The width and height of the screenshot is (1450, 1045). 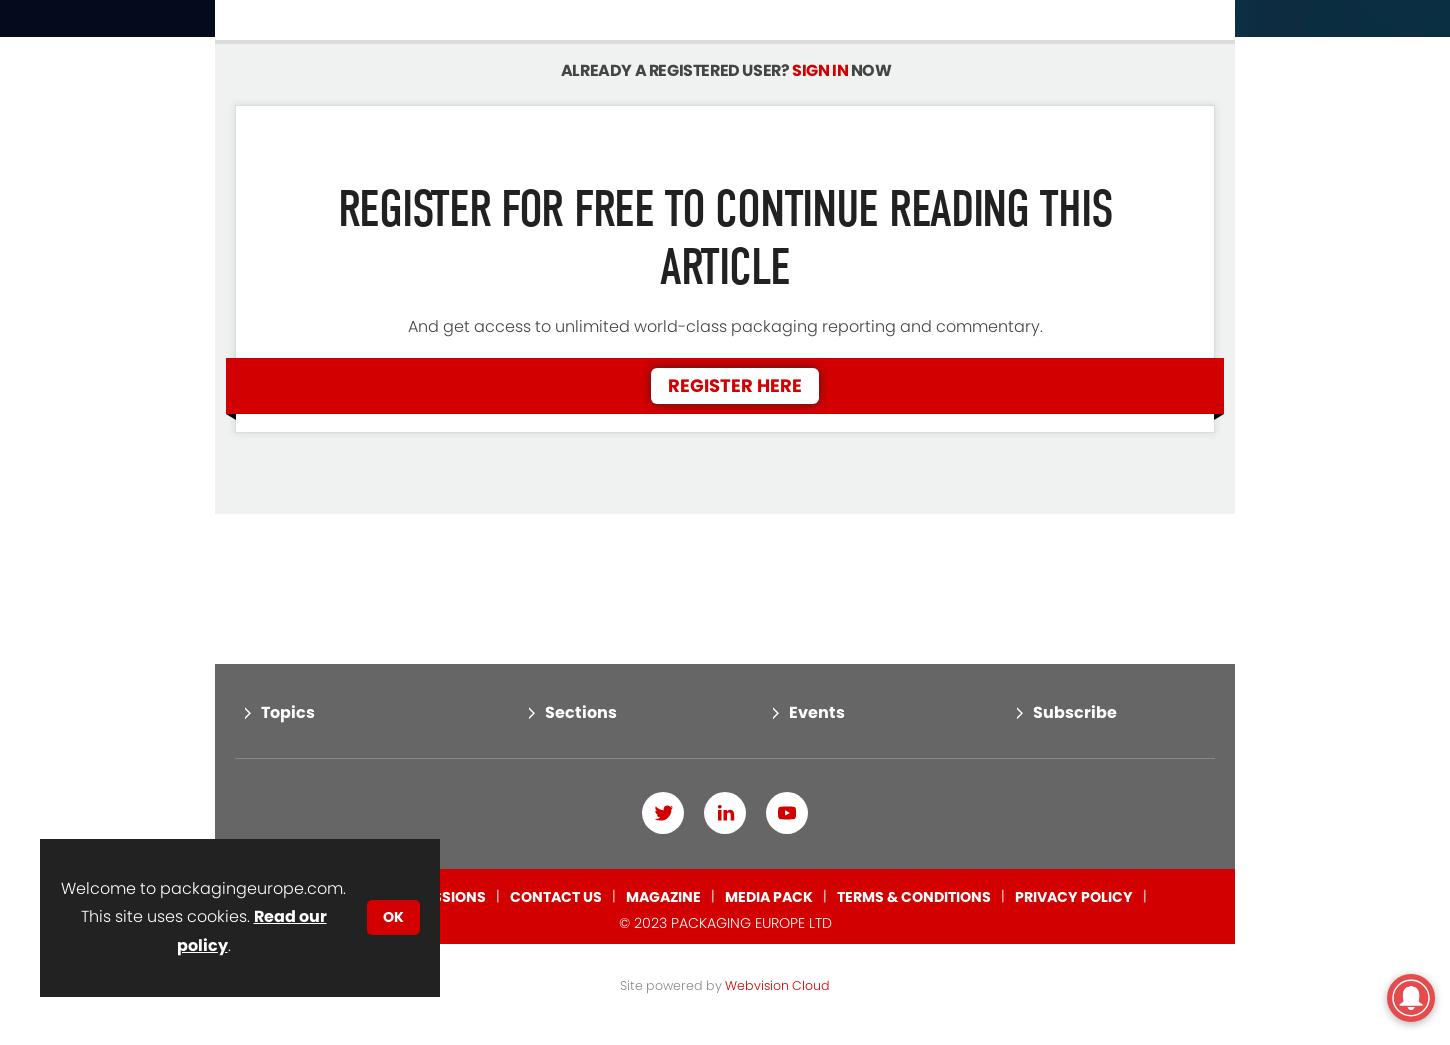 I want to click on 'Topics', so click(x=287, y=628).